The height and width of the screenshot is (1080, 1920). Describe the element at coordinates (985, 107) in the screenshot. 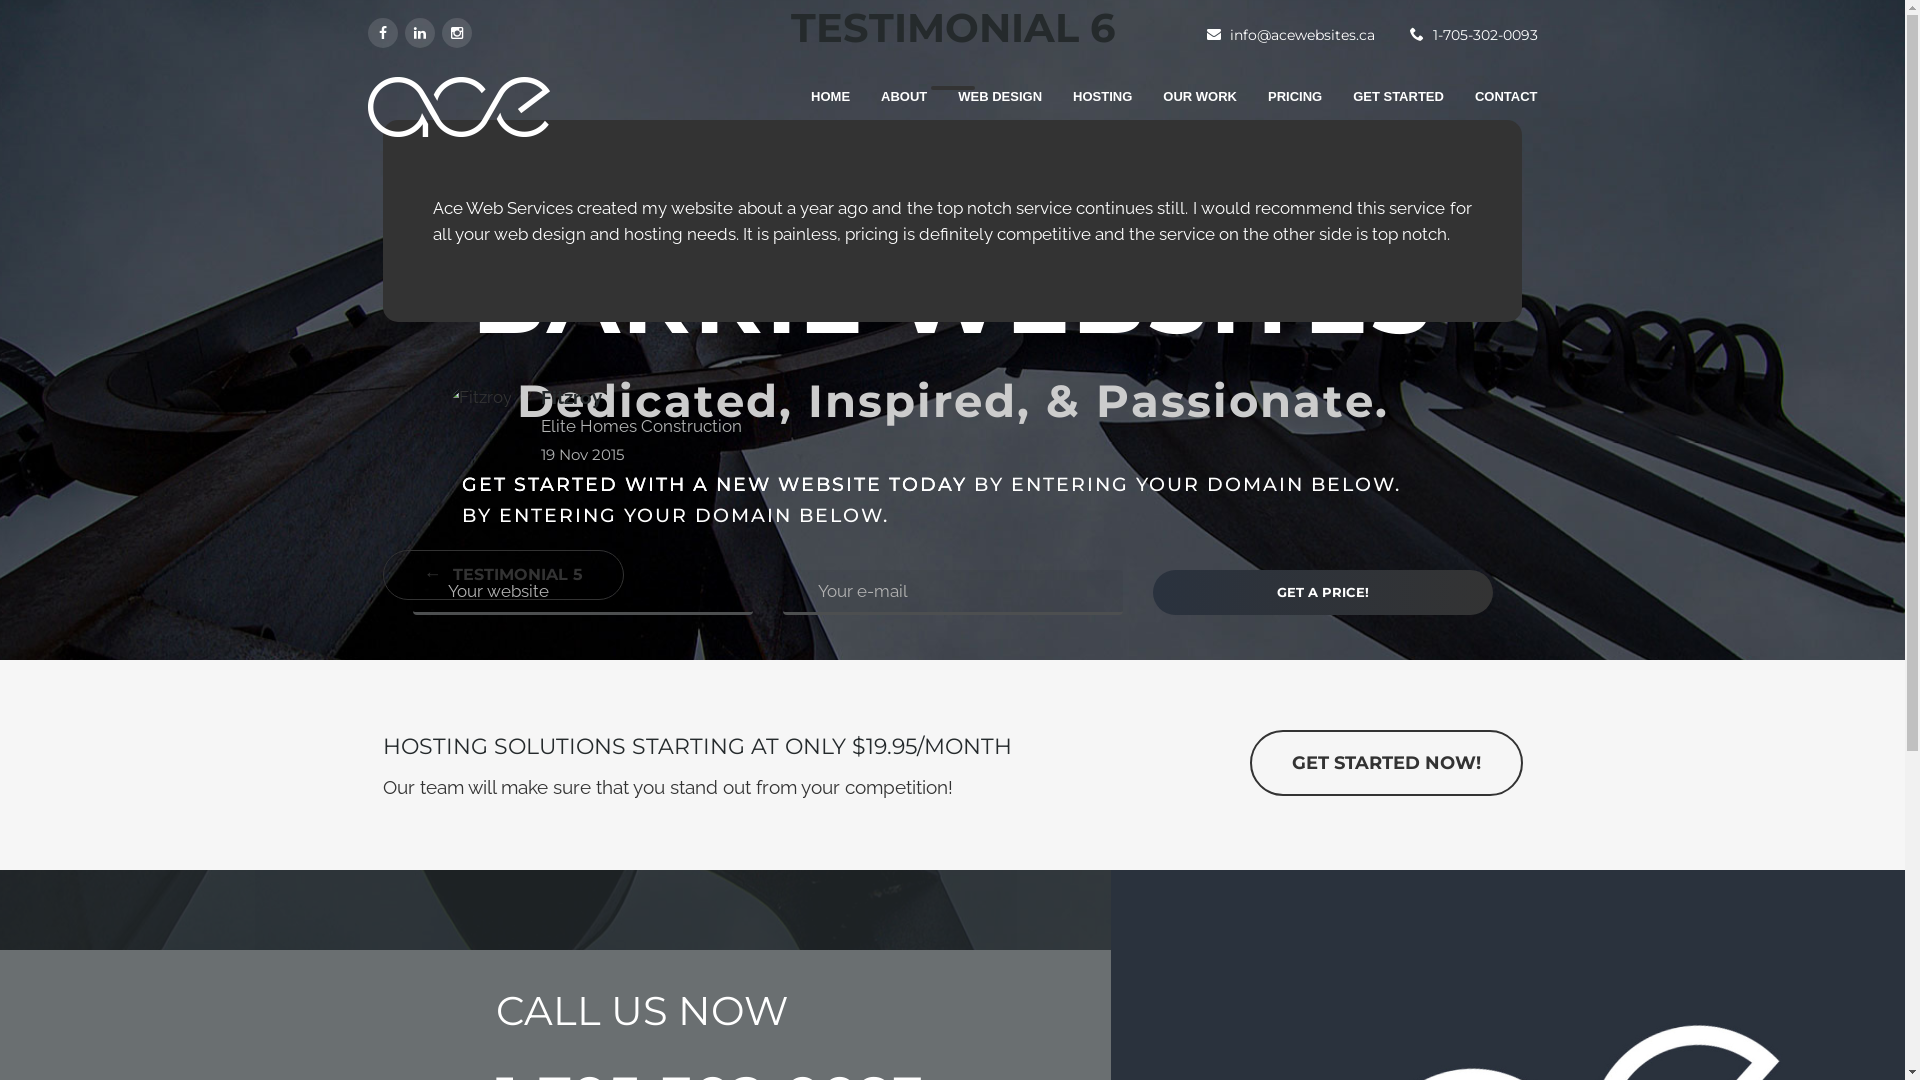

I see `'WEB DESIGN'` at that location.